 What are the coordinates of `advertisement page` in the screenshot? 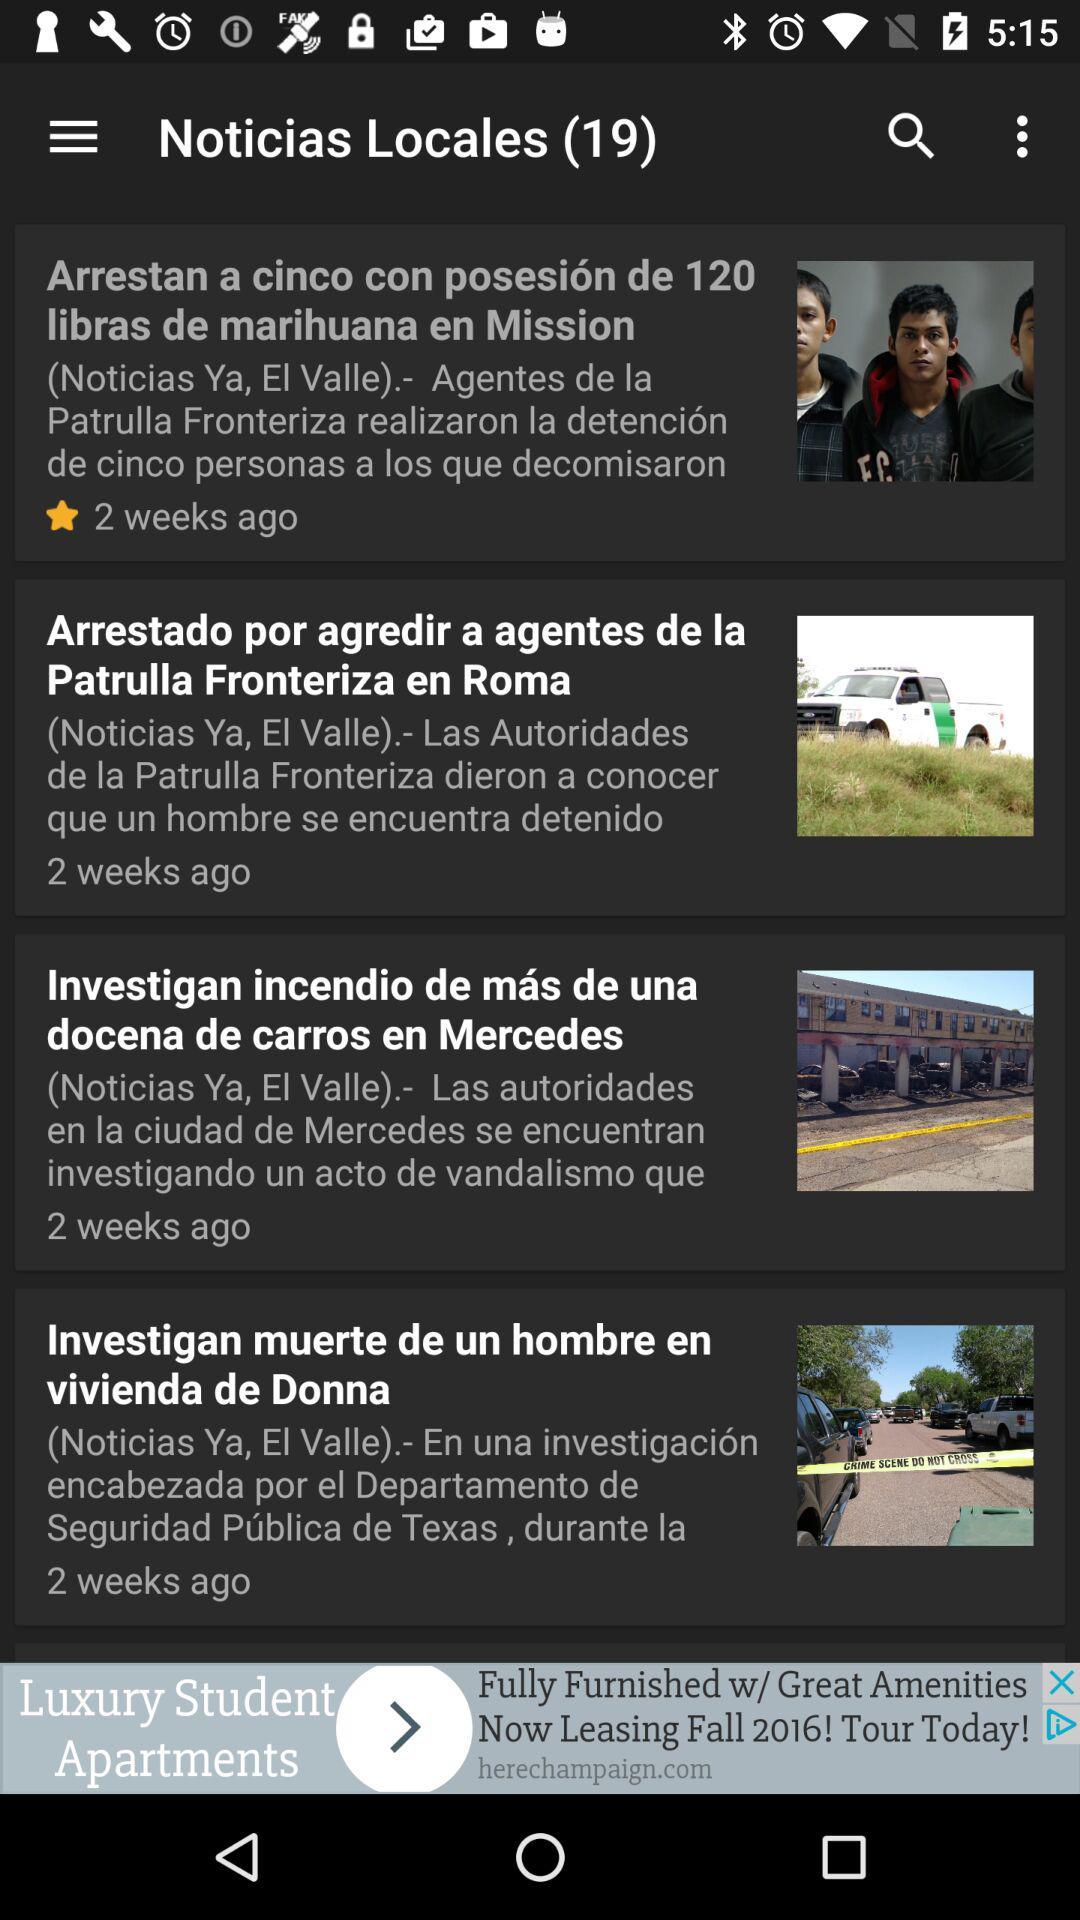 It's located at (540, 1727).